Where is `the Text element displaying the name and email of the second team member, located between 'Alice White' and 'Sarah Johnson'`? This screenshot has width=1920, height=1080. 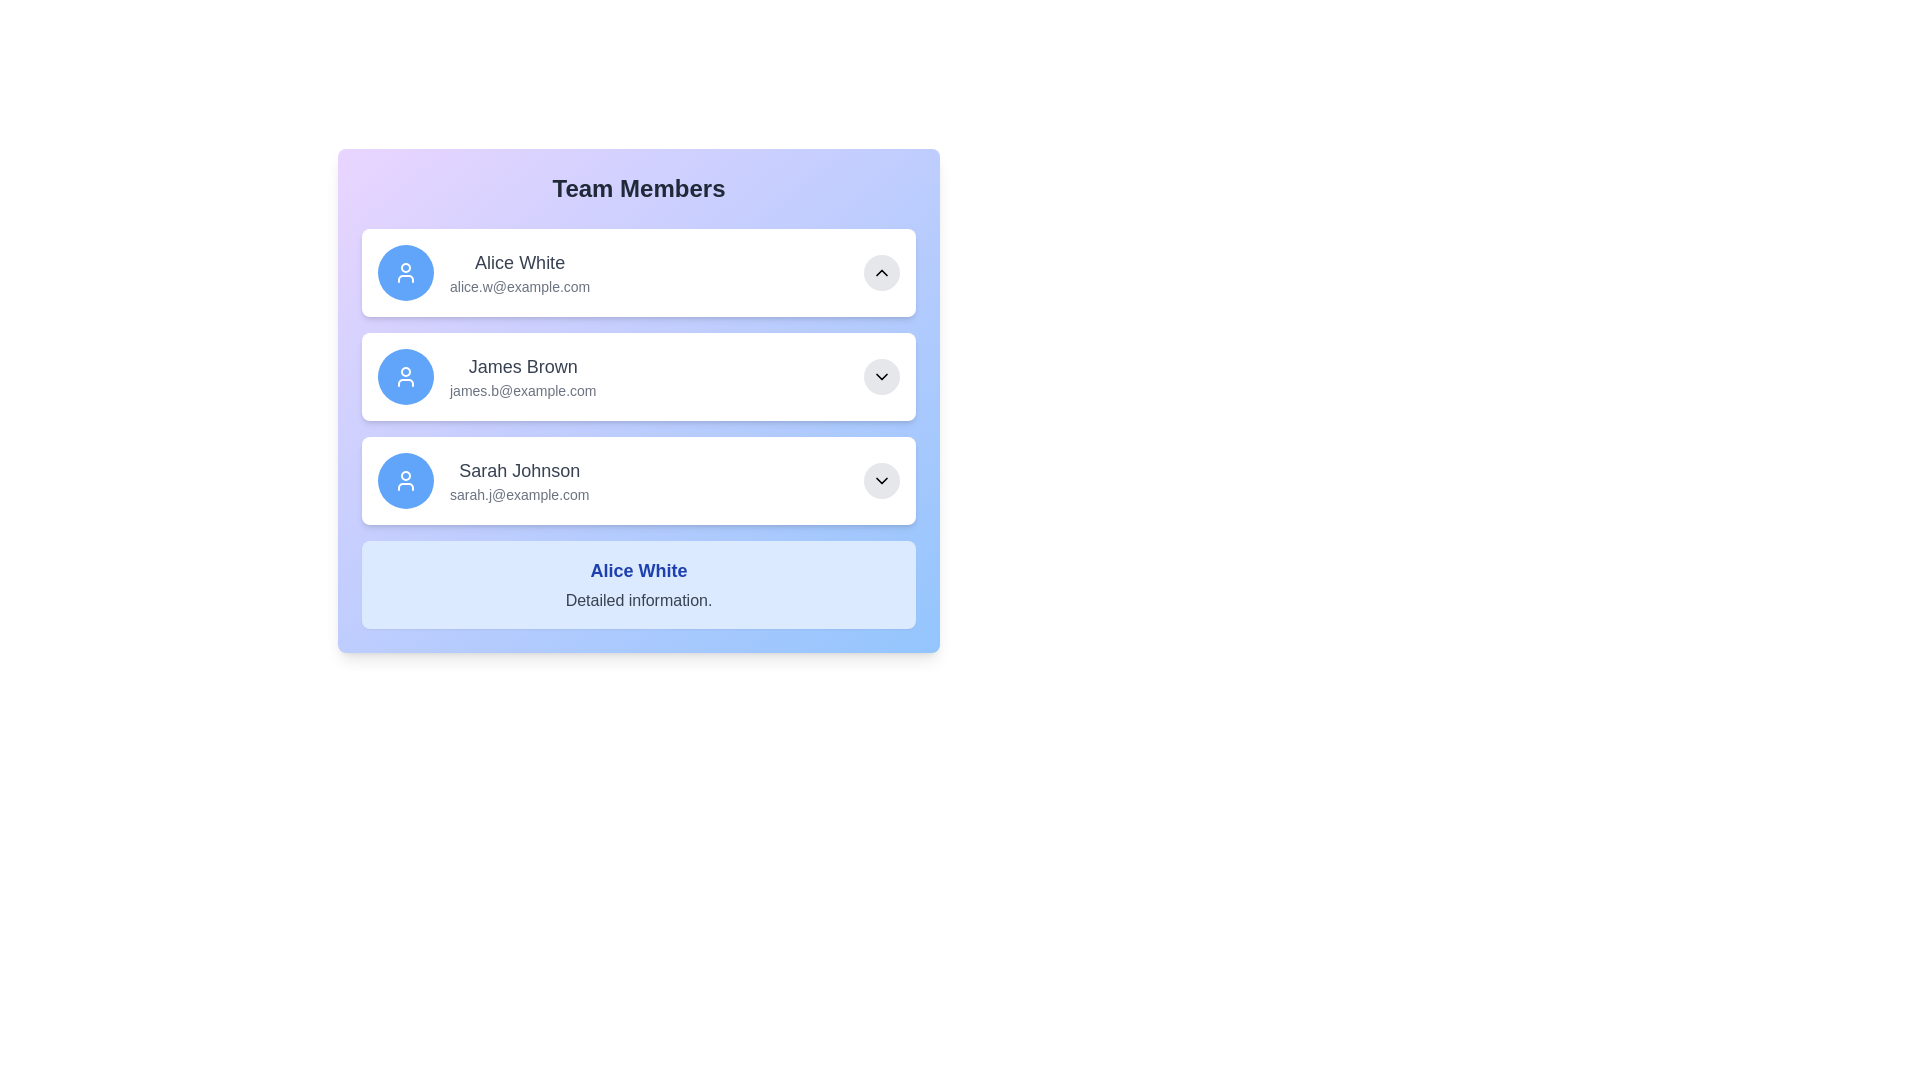 the Text element displaying the name and email of the second team member, located between 'Alice White' and 'Sarah Johnson' is located at coordinates (523, 377).